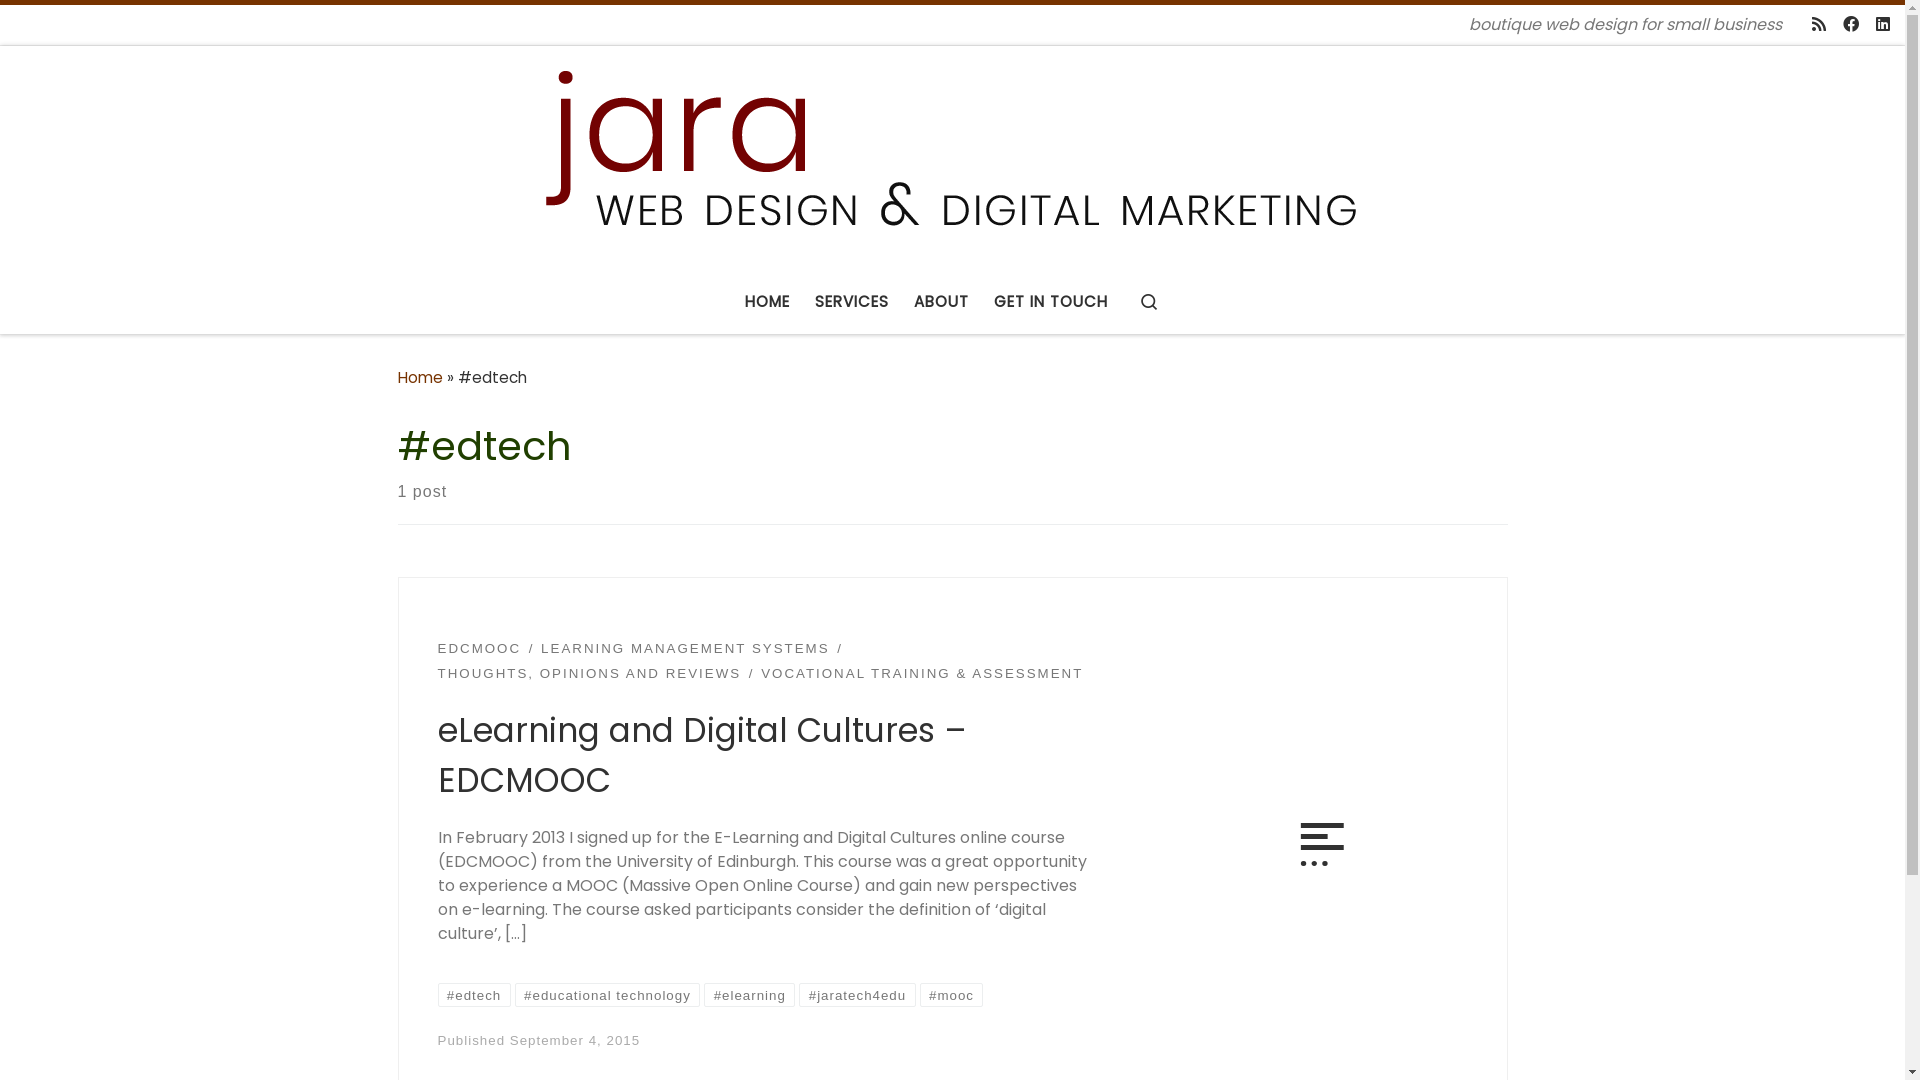 The width and height of the screenshot is (1920, 1080). I want to click on '#educational technology', so click(606, 995).